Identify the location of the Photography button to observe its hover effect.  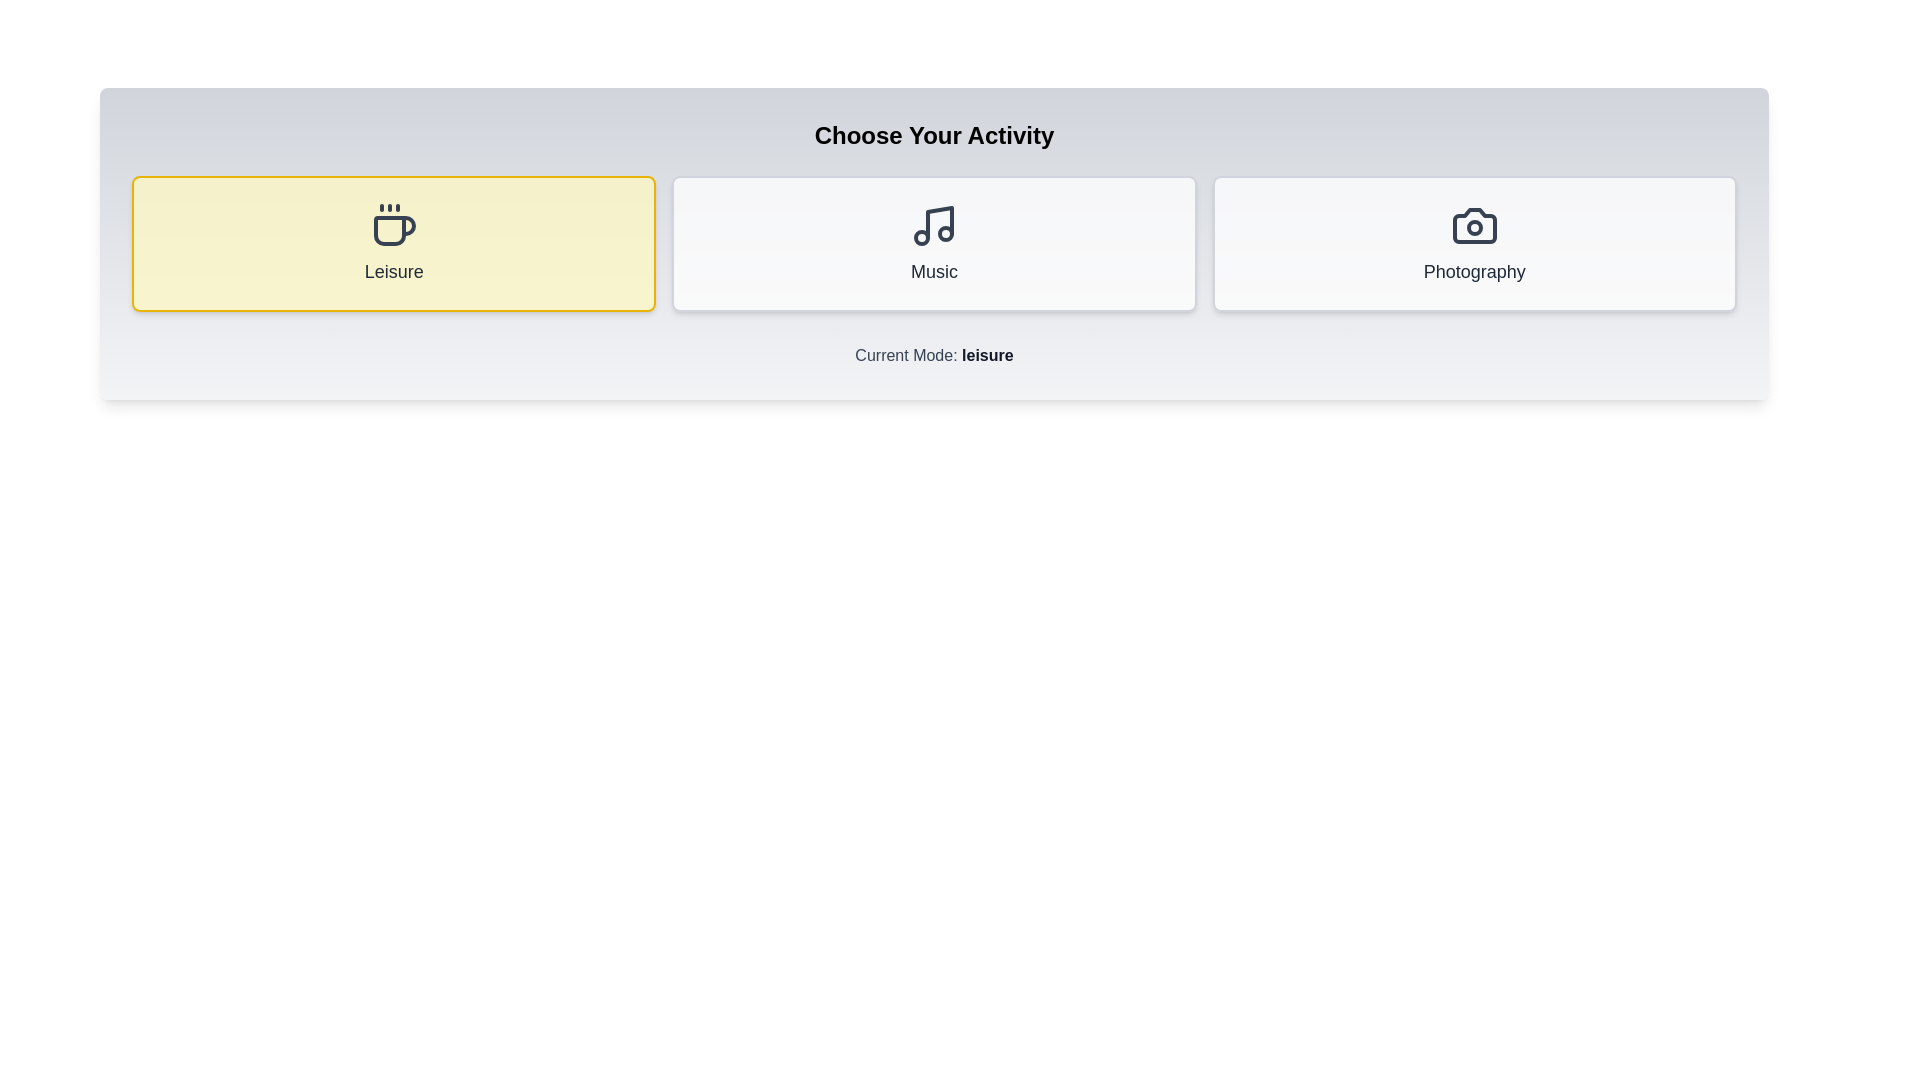
(1473, 242).